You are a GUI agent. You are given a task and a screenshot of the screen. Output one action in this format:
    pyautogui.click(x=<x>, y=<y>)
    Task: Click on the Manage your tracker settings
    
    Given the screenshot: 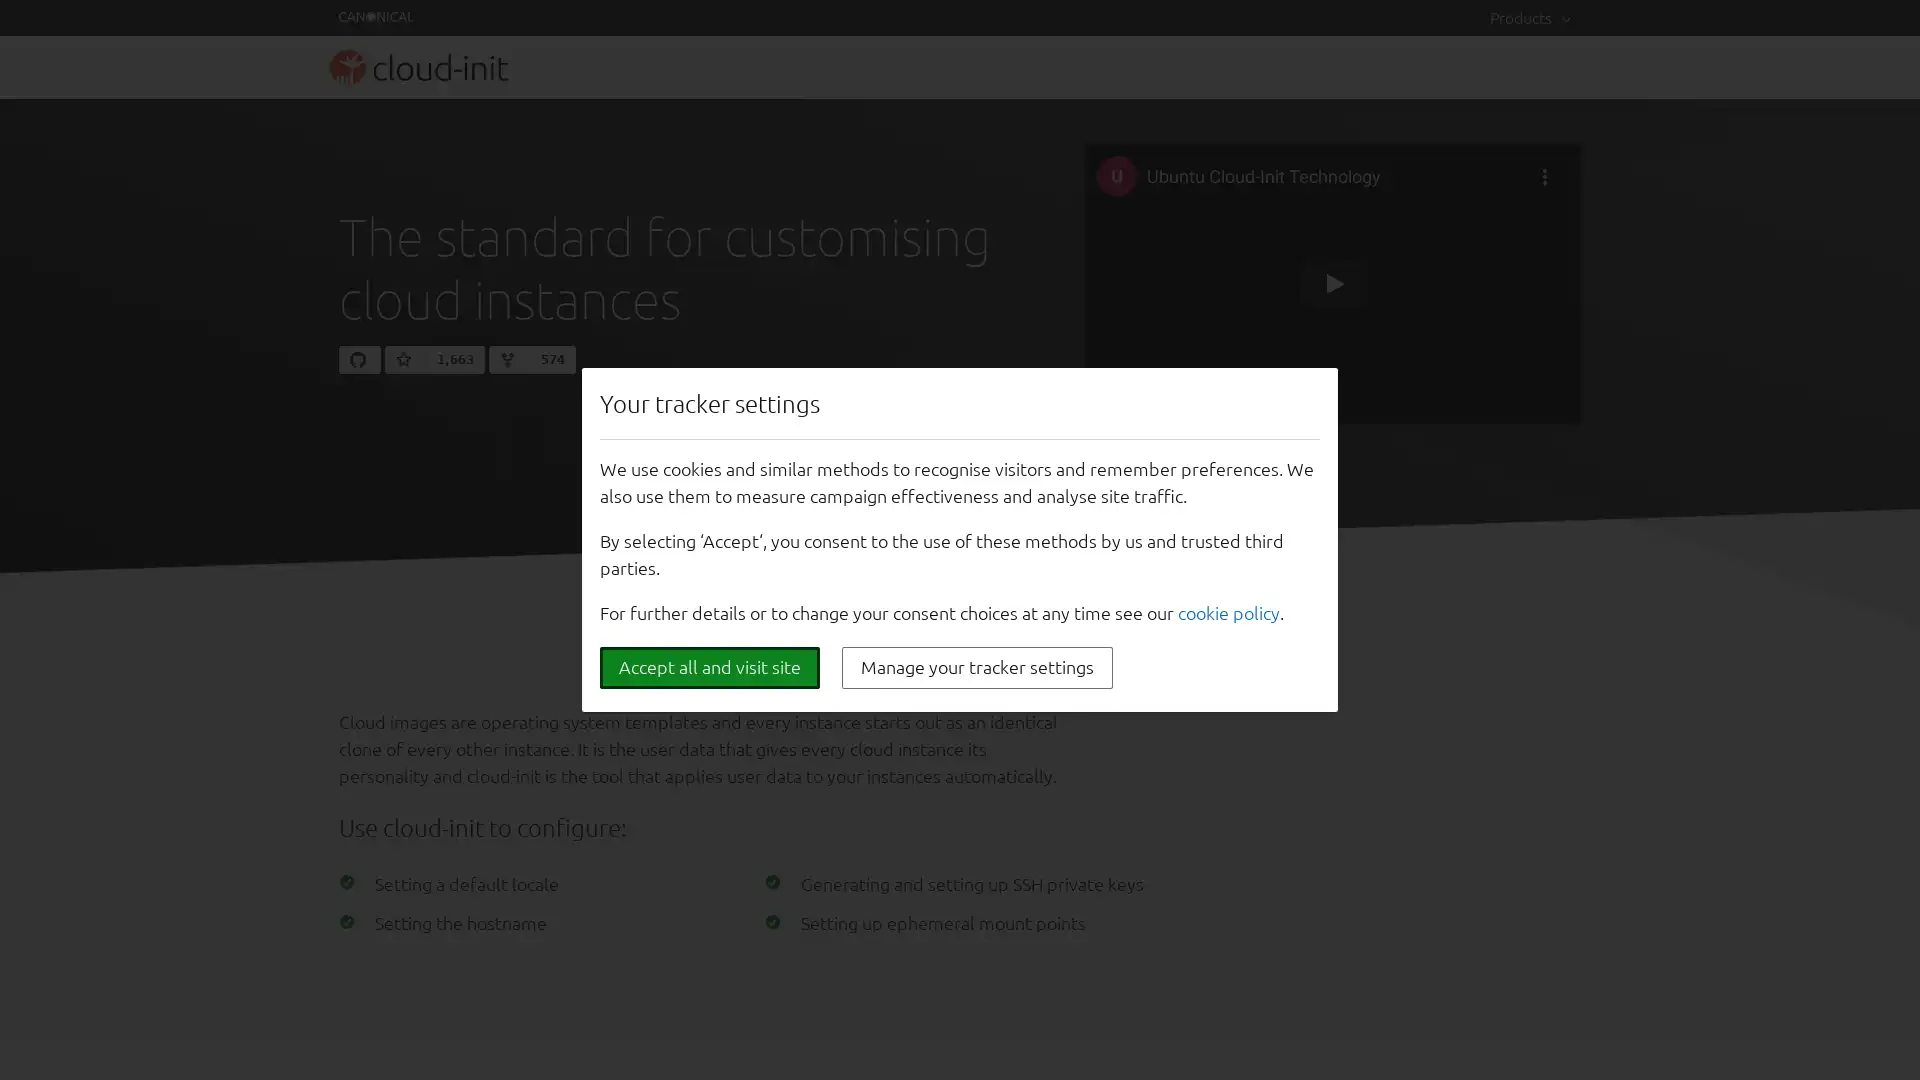 What is the action you would take?
    pyautogui.click(x=977, y=667)
    